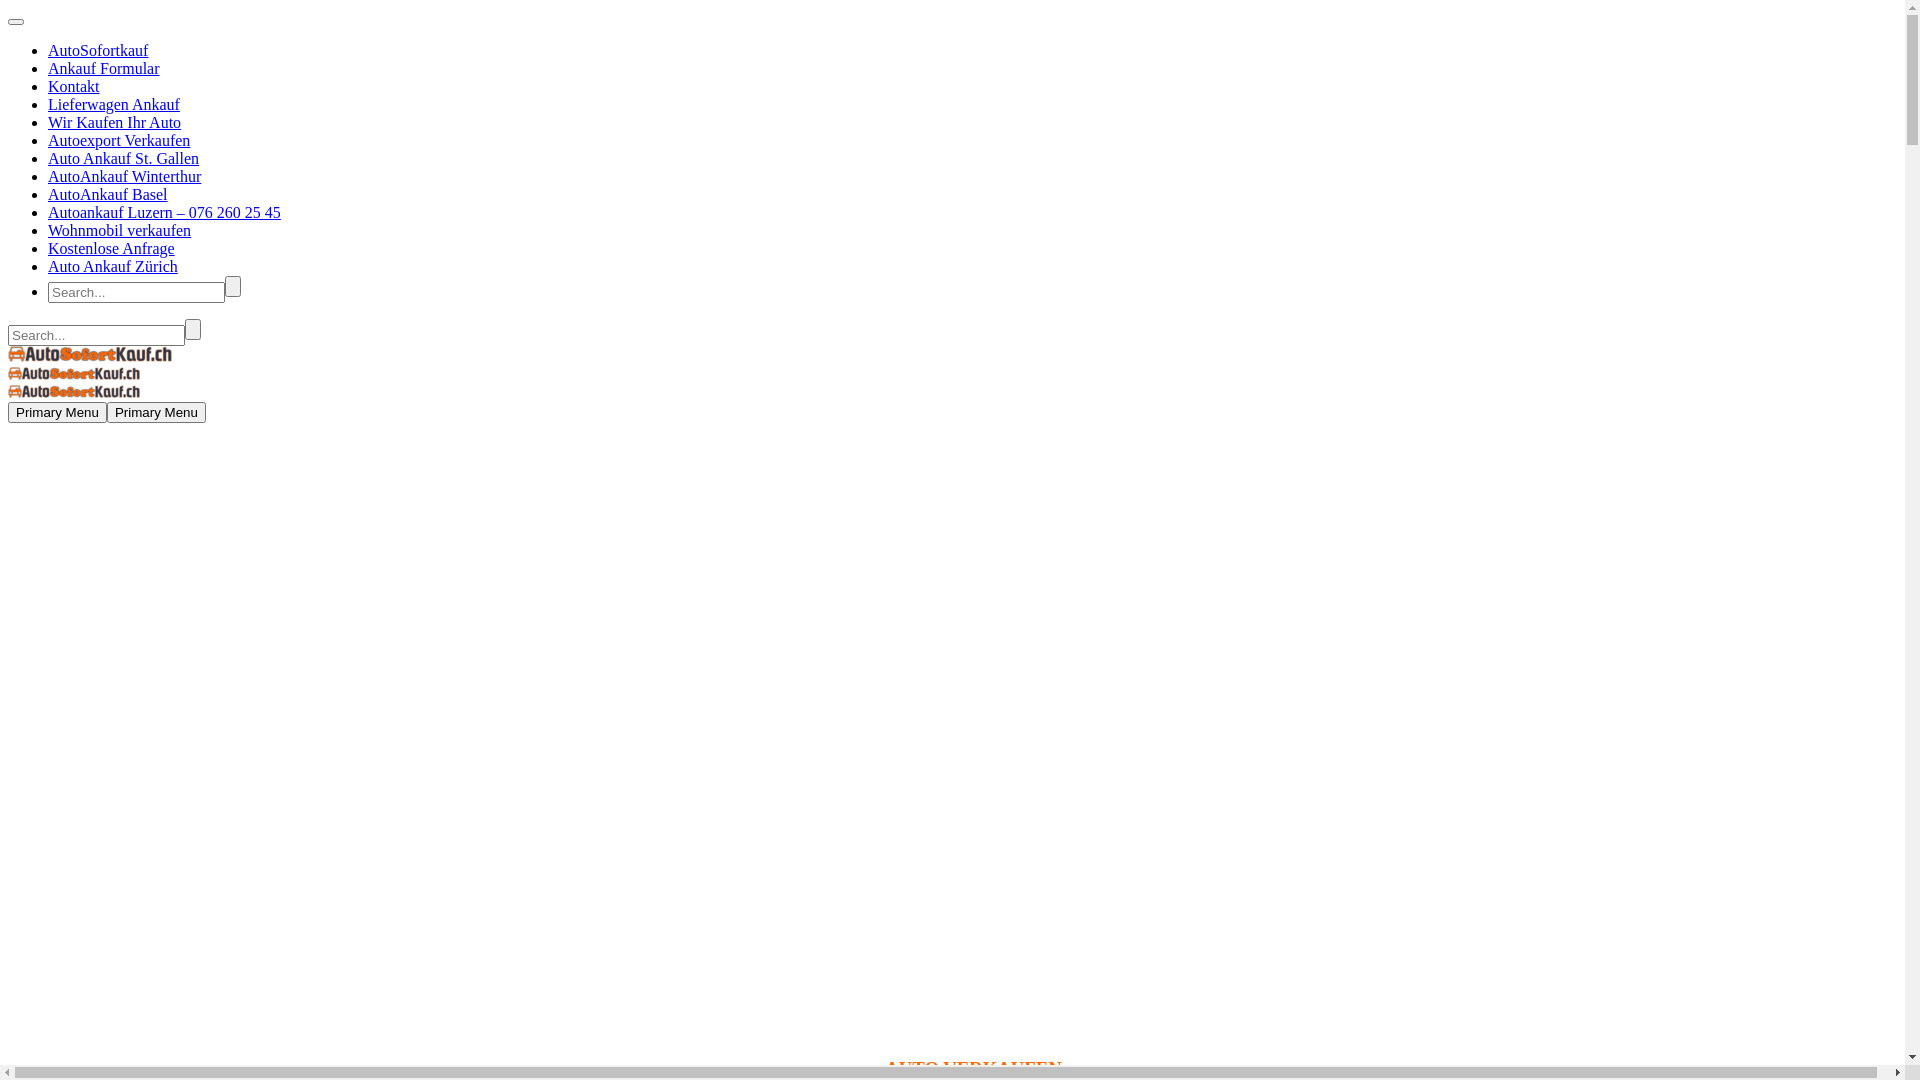 This screenshot has height=1080, width=1920. What do you see at coordinates (48, 67) in the screenshot?
I see `'Ankauf Formular'` at bounding box center [48, 67].